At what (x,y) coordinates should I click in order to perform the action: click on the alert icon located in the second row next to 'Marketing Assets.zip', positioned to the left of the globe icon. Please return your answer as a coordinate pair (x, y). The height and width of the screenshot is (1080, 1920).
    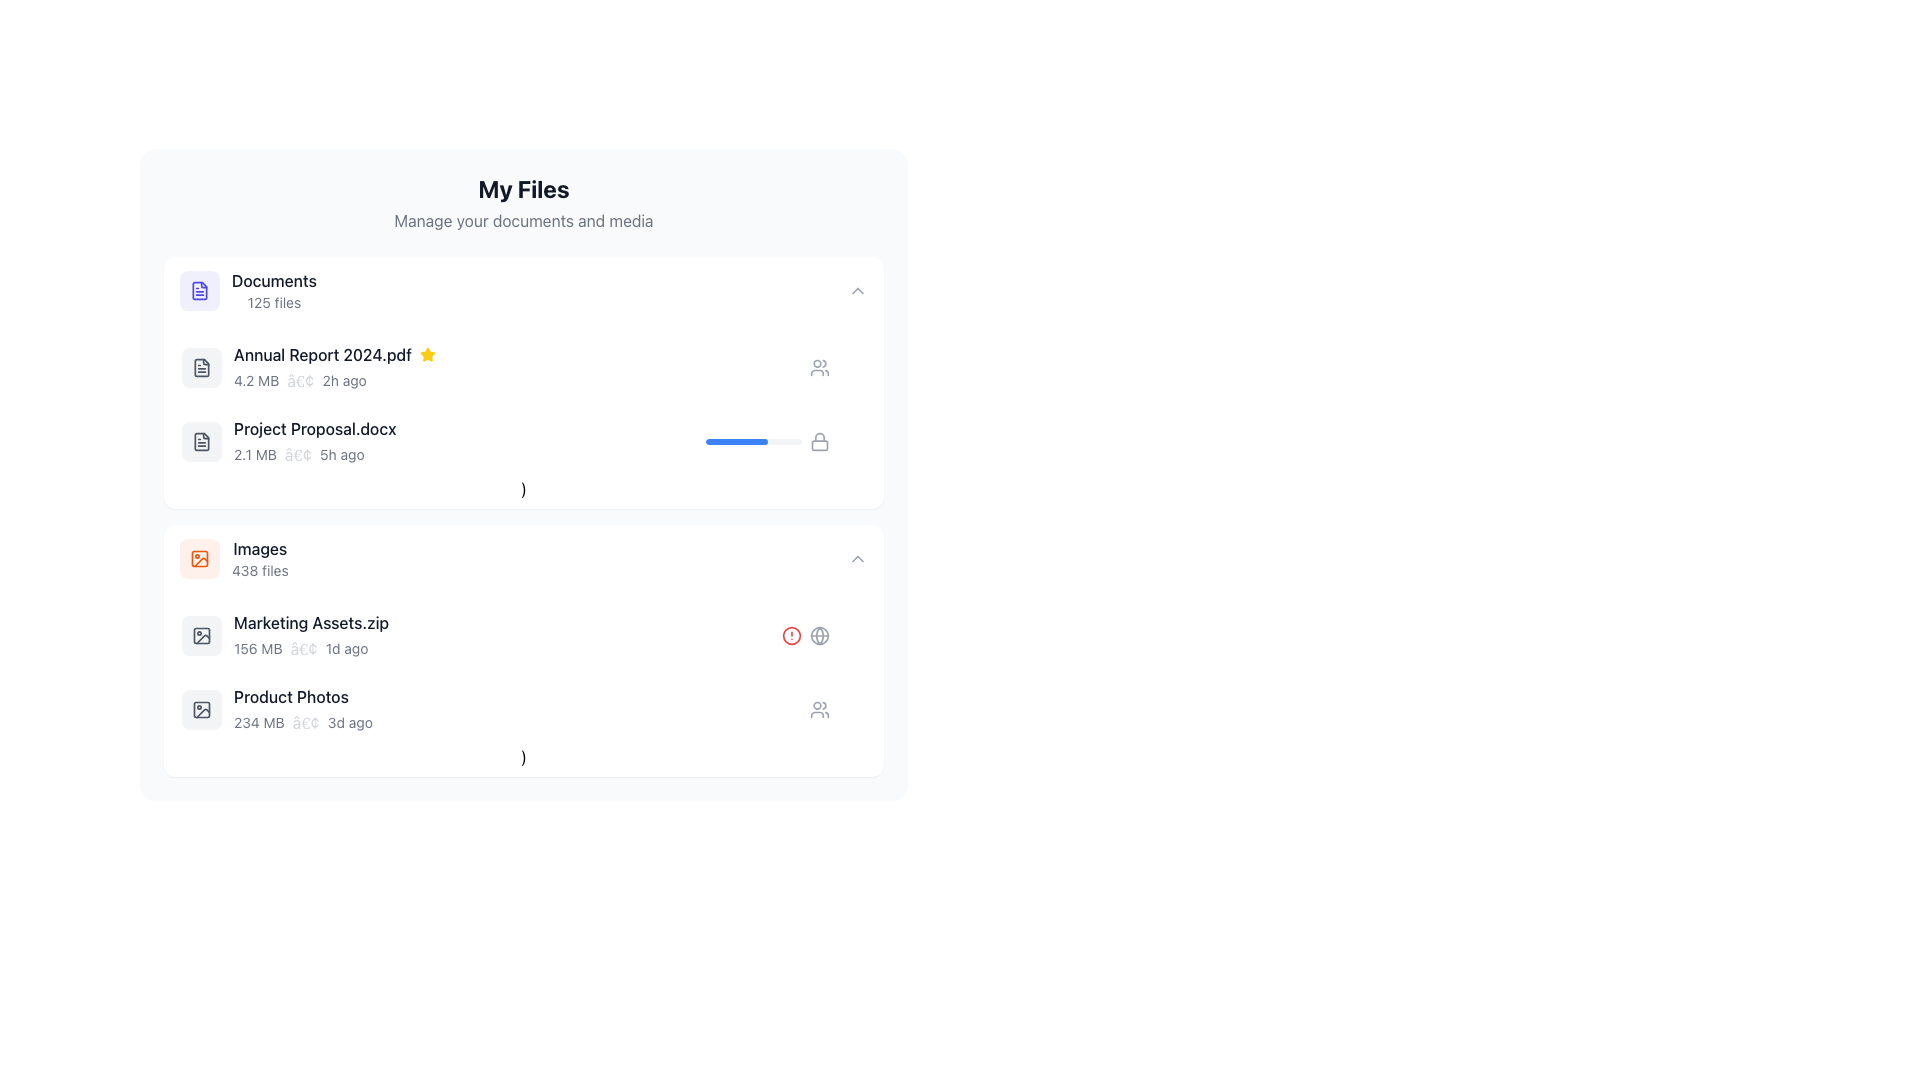
    Looking at the image, I should click on (791, 636).